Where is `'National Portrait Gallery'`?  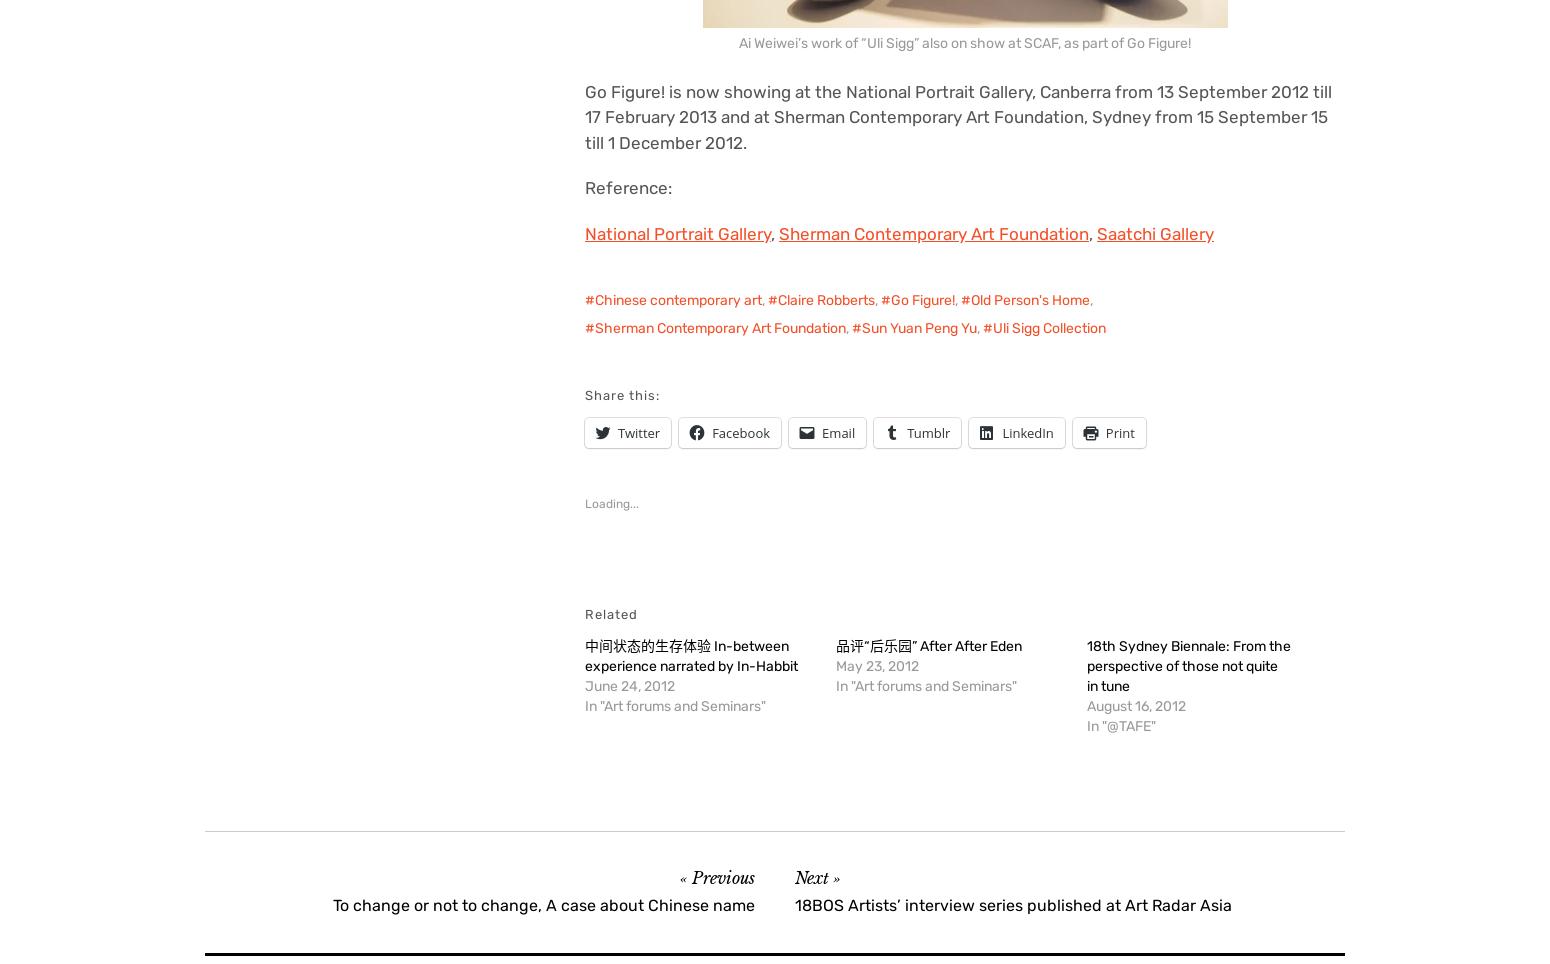 'National Portrait Gallery' is located at coordinates (676, 232).